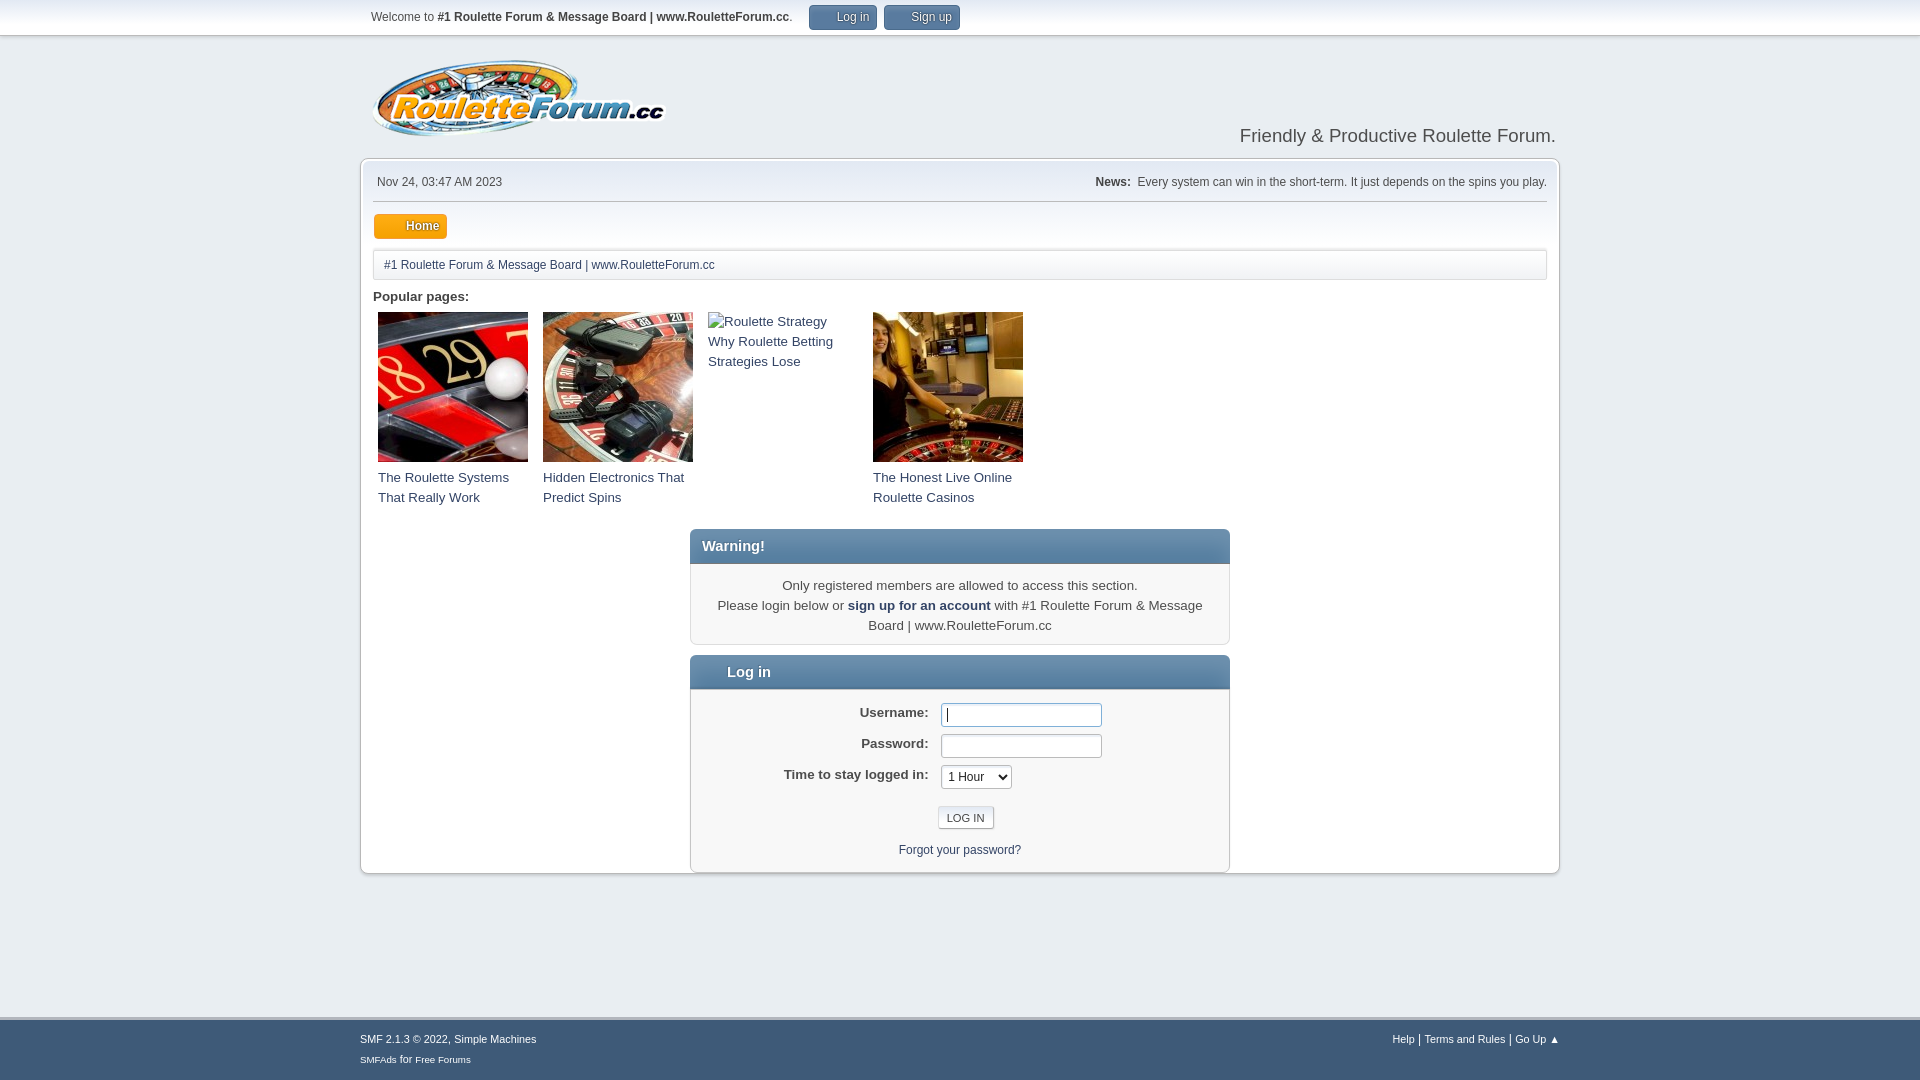  Describe the element at coordinates (378, 1058) in the screenshot. I see `'SMFAds'` at that location.